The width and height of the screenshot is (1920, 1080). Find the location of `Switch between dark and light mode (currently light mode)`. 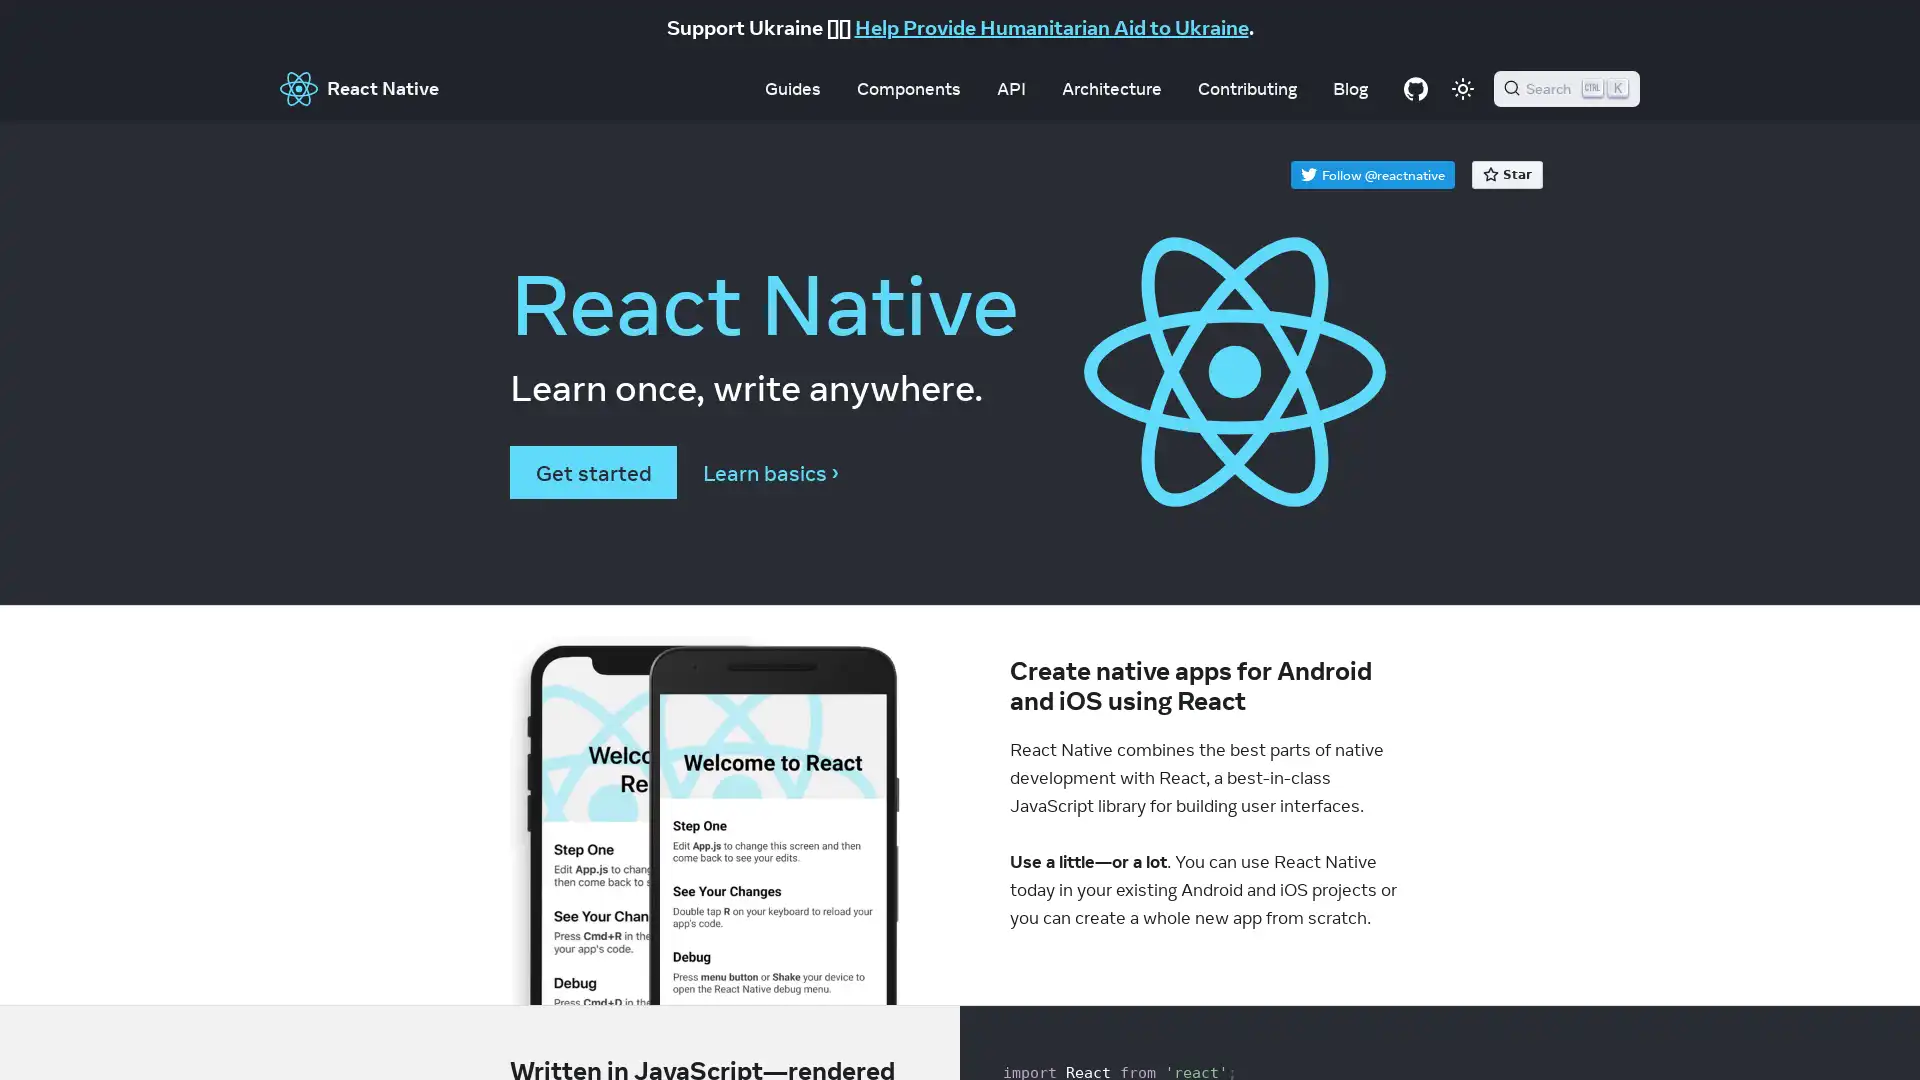

Switch between dark and light mode (currently light mode) is located at coordinates (1462, 87).